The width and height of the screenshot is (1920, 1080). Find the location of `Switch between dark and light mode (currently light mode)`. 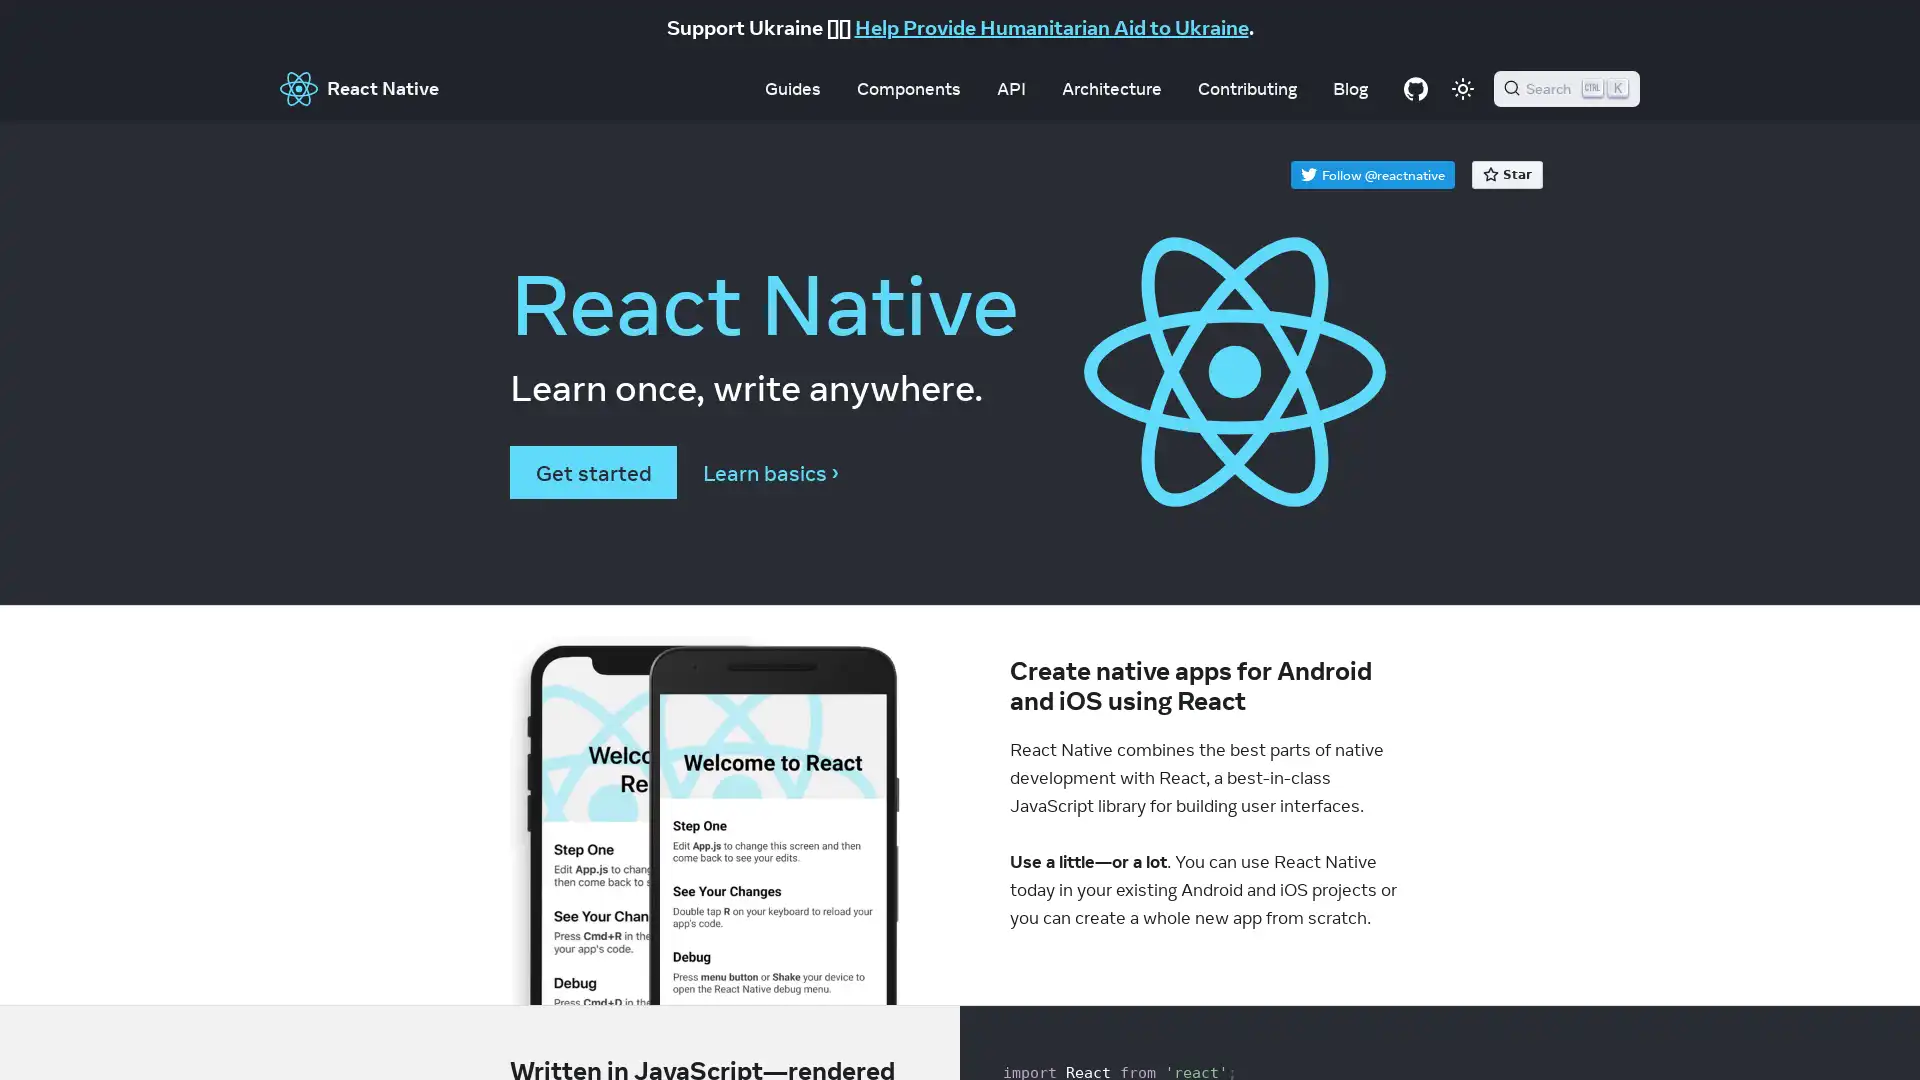

Switch between dark and light mode (currently light mode) is located at coordinates (1462, 87).